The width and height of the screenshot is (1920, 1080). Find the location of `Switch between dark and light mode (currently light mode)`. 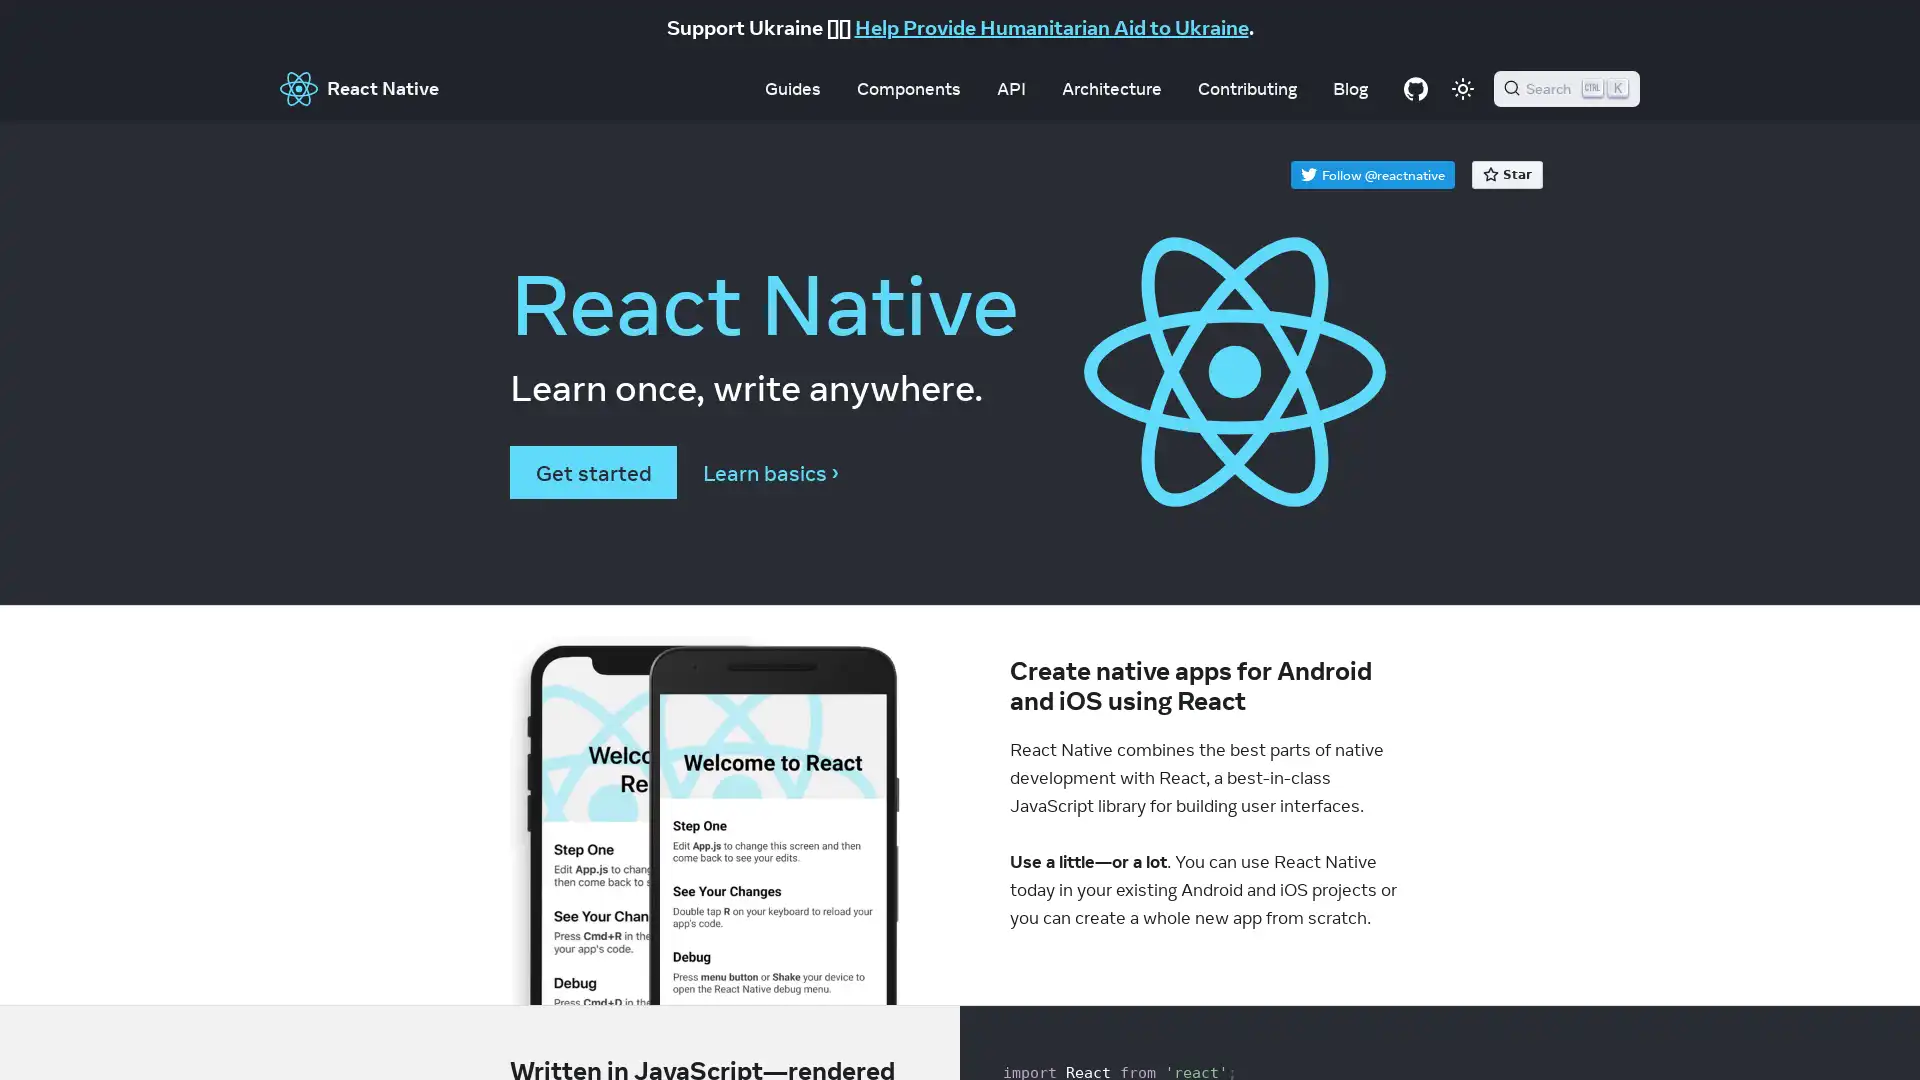

Switch between dark and light mode (currently light mode) is located at coordinates (1462, 87).